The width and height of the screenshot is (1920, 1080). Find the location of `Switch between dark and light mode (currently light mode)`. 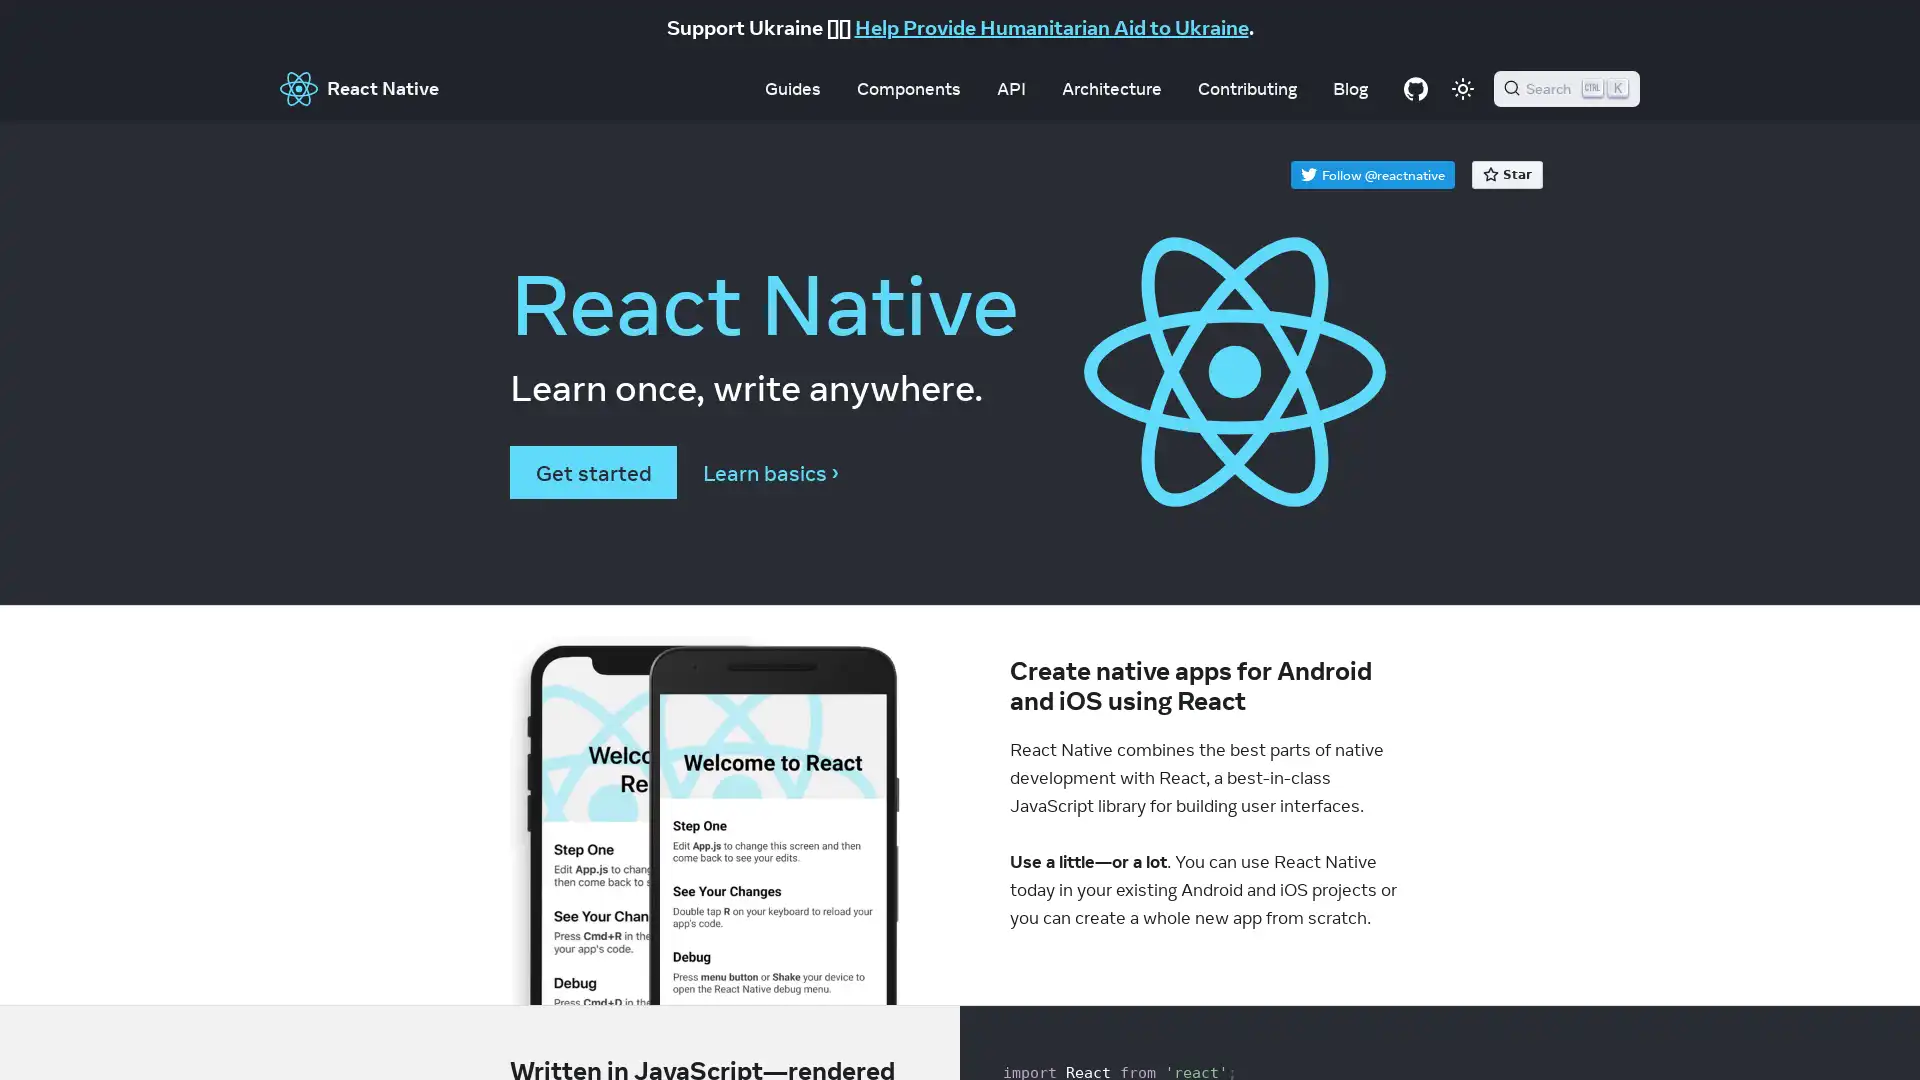

Switch between dark and light mode (currently light mode) is located at coordinates (1462, 87).